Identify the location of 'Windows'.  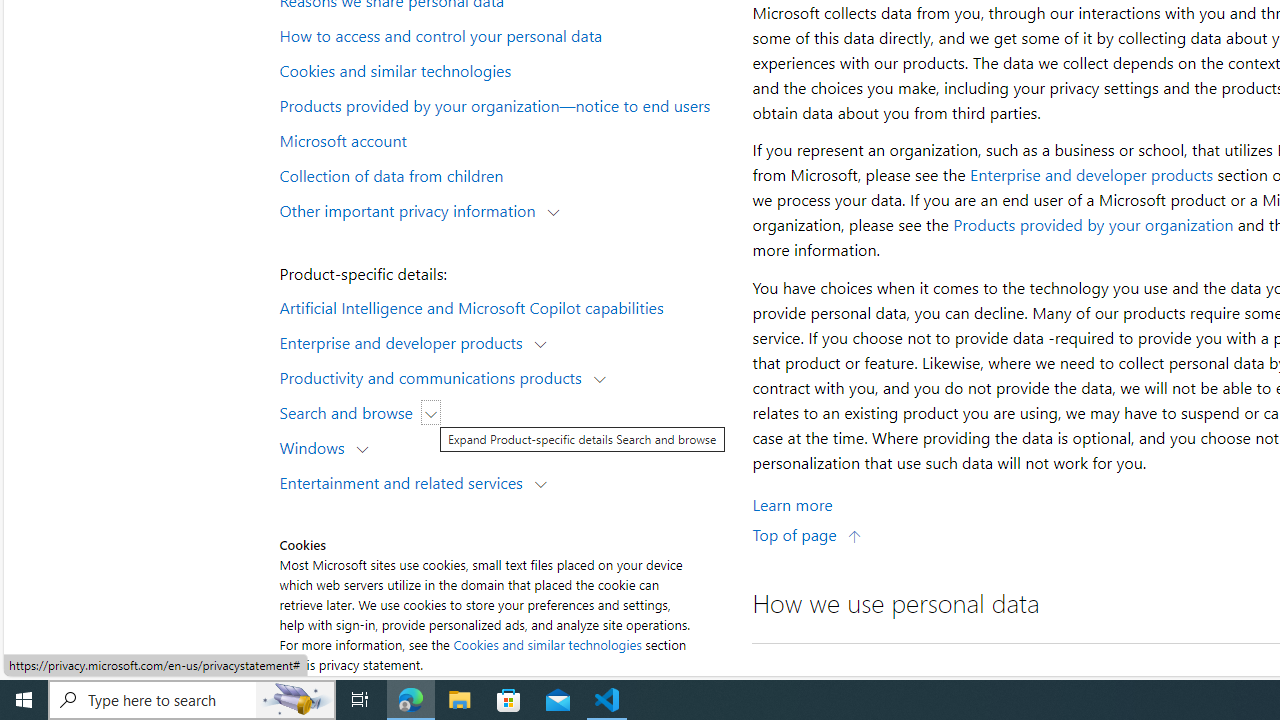
(315, 446).